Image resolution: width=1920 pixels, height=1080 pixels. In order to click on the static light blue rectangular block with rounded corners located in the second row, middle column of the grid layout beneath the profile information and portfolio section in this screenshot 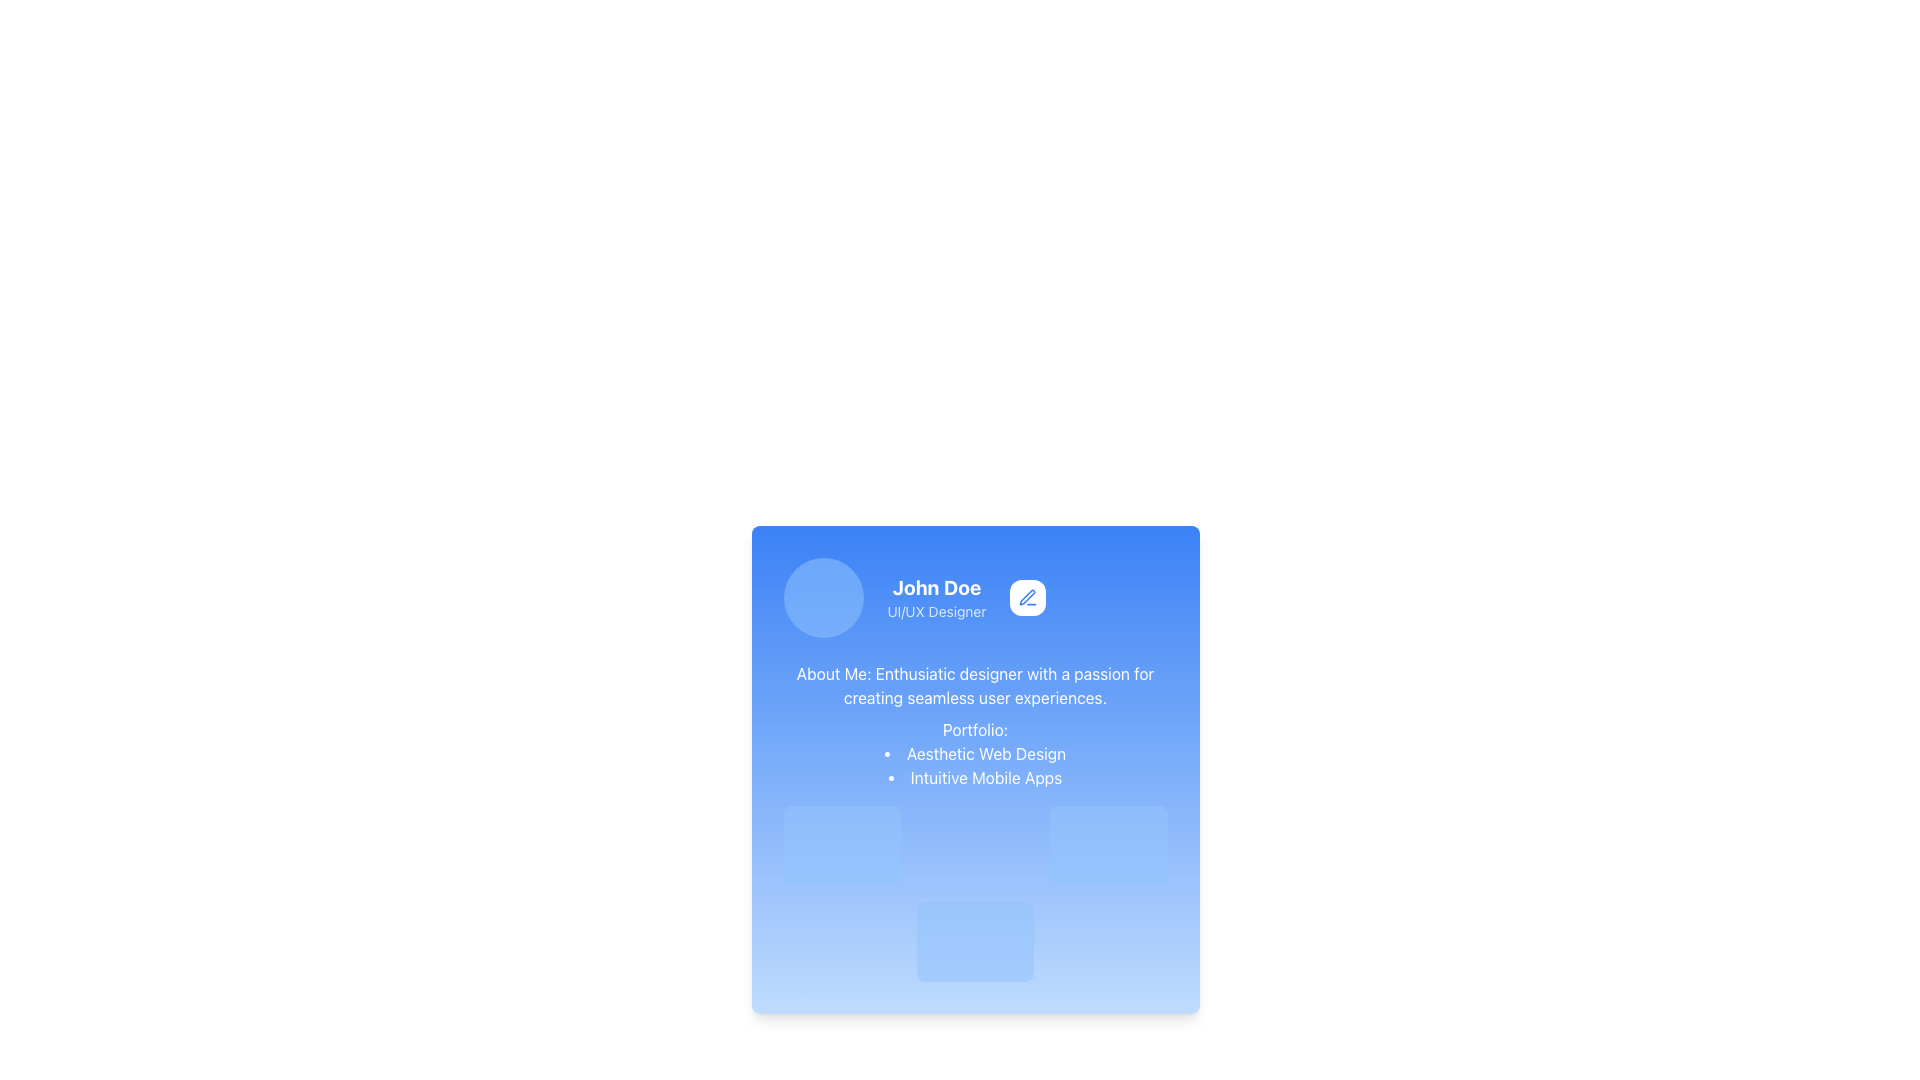, I will do `click(975, 941)`.